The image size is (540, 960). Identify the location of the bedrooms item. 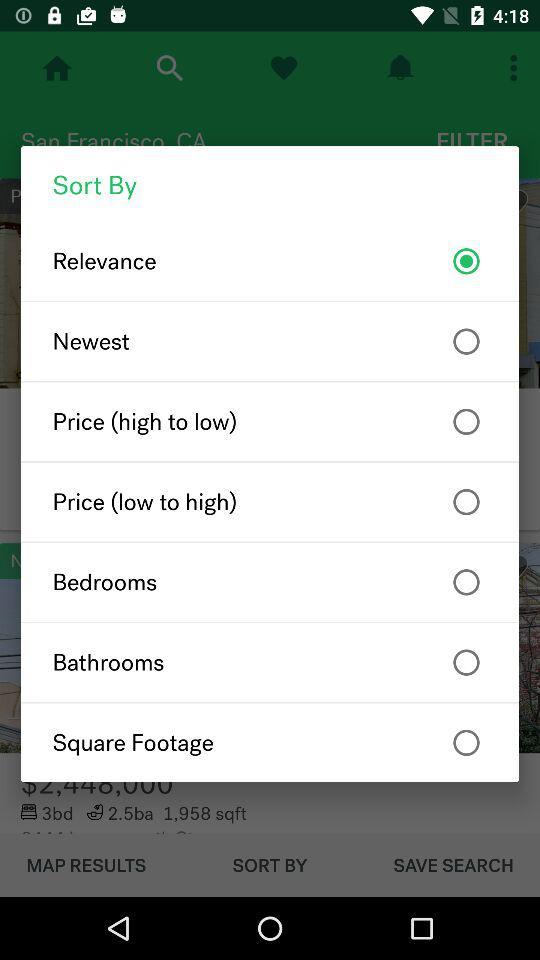
(270, 582).